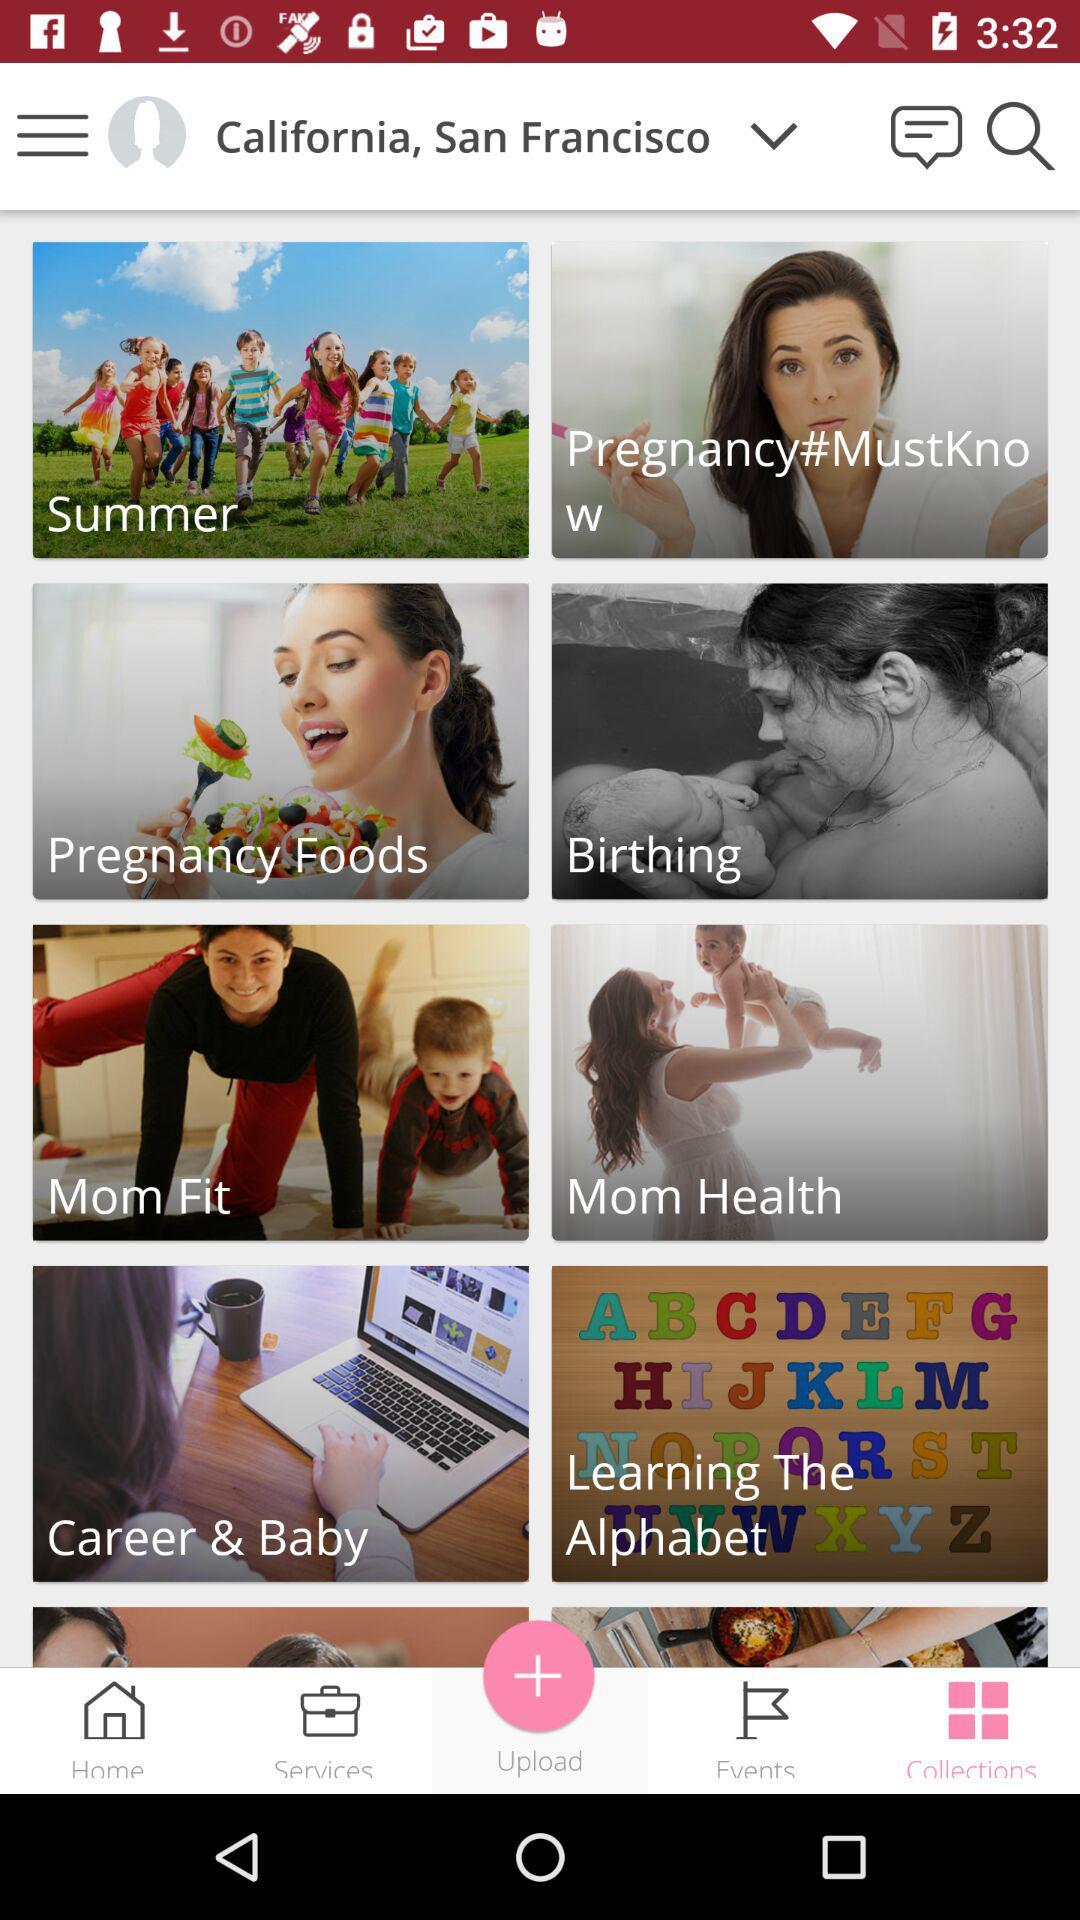  What do you see at coordinates (280, 1081) in the screenshot?
I see `open mom fit section` at bounding box center [280, 1081].